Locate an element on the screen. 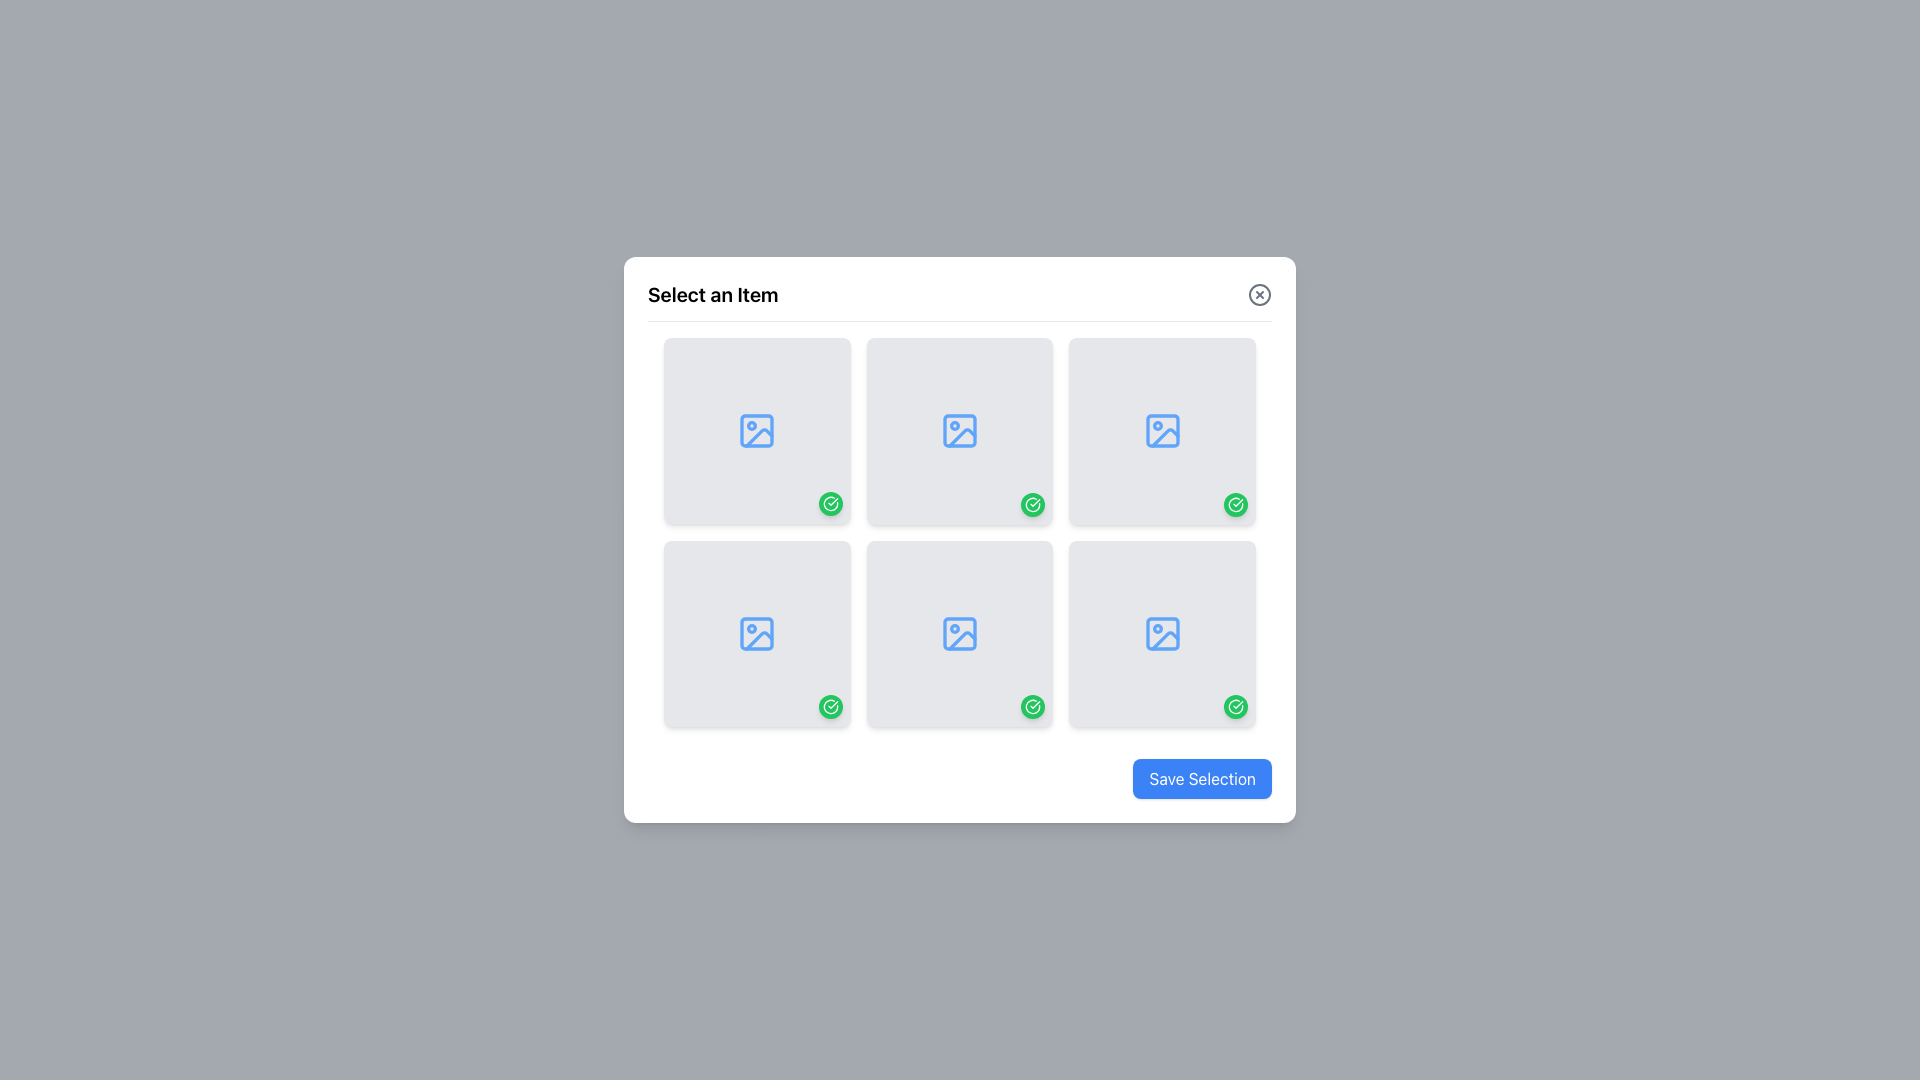 This screenshot has width=1920, height=1080. the circular green badge icon with a white checkmark located in the bottom-right corner of the sixth card in a grid layout to confirm the selection is located at coordinates (830, 706).